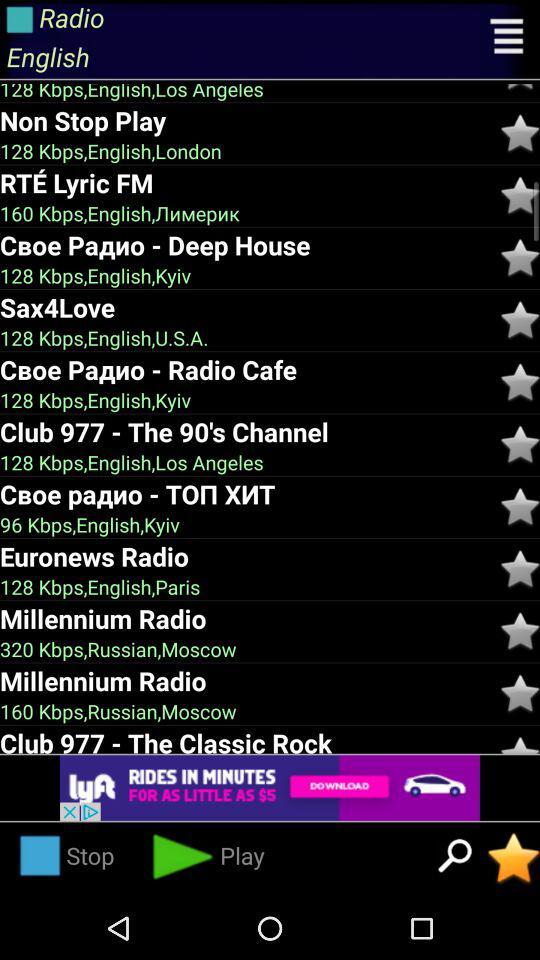 The width and height of the screenshot is (540, 960). I want to click on open menu, so click(508, 38).